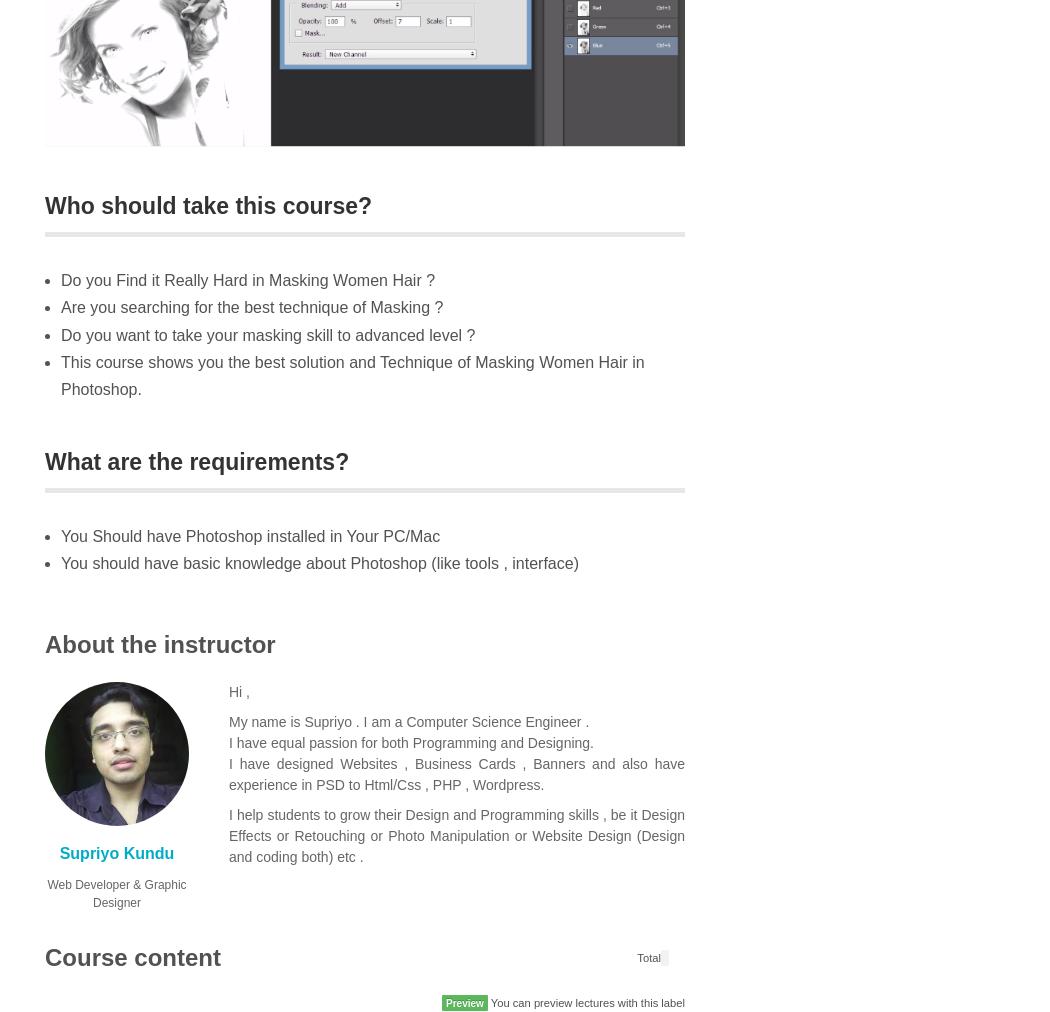  I want to click on 'This course shows you the best solution and Technique of Masking Women Hair in Photoshop.', so click(351, 374).